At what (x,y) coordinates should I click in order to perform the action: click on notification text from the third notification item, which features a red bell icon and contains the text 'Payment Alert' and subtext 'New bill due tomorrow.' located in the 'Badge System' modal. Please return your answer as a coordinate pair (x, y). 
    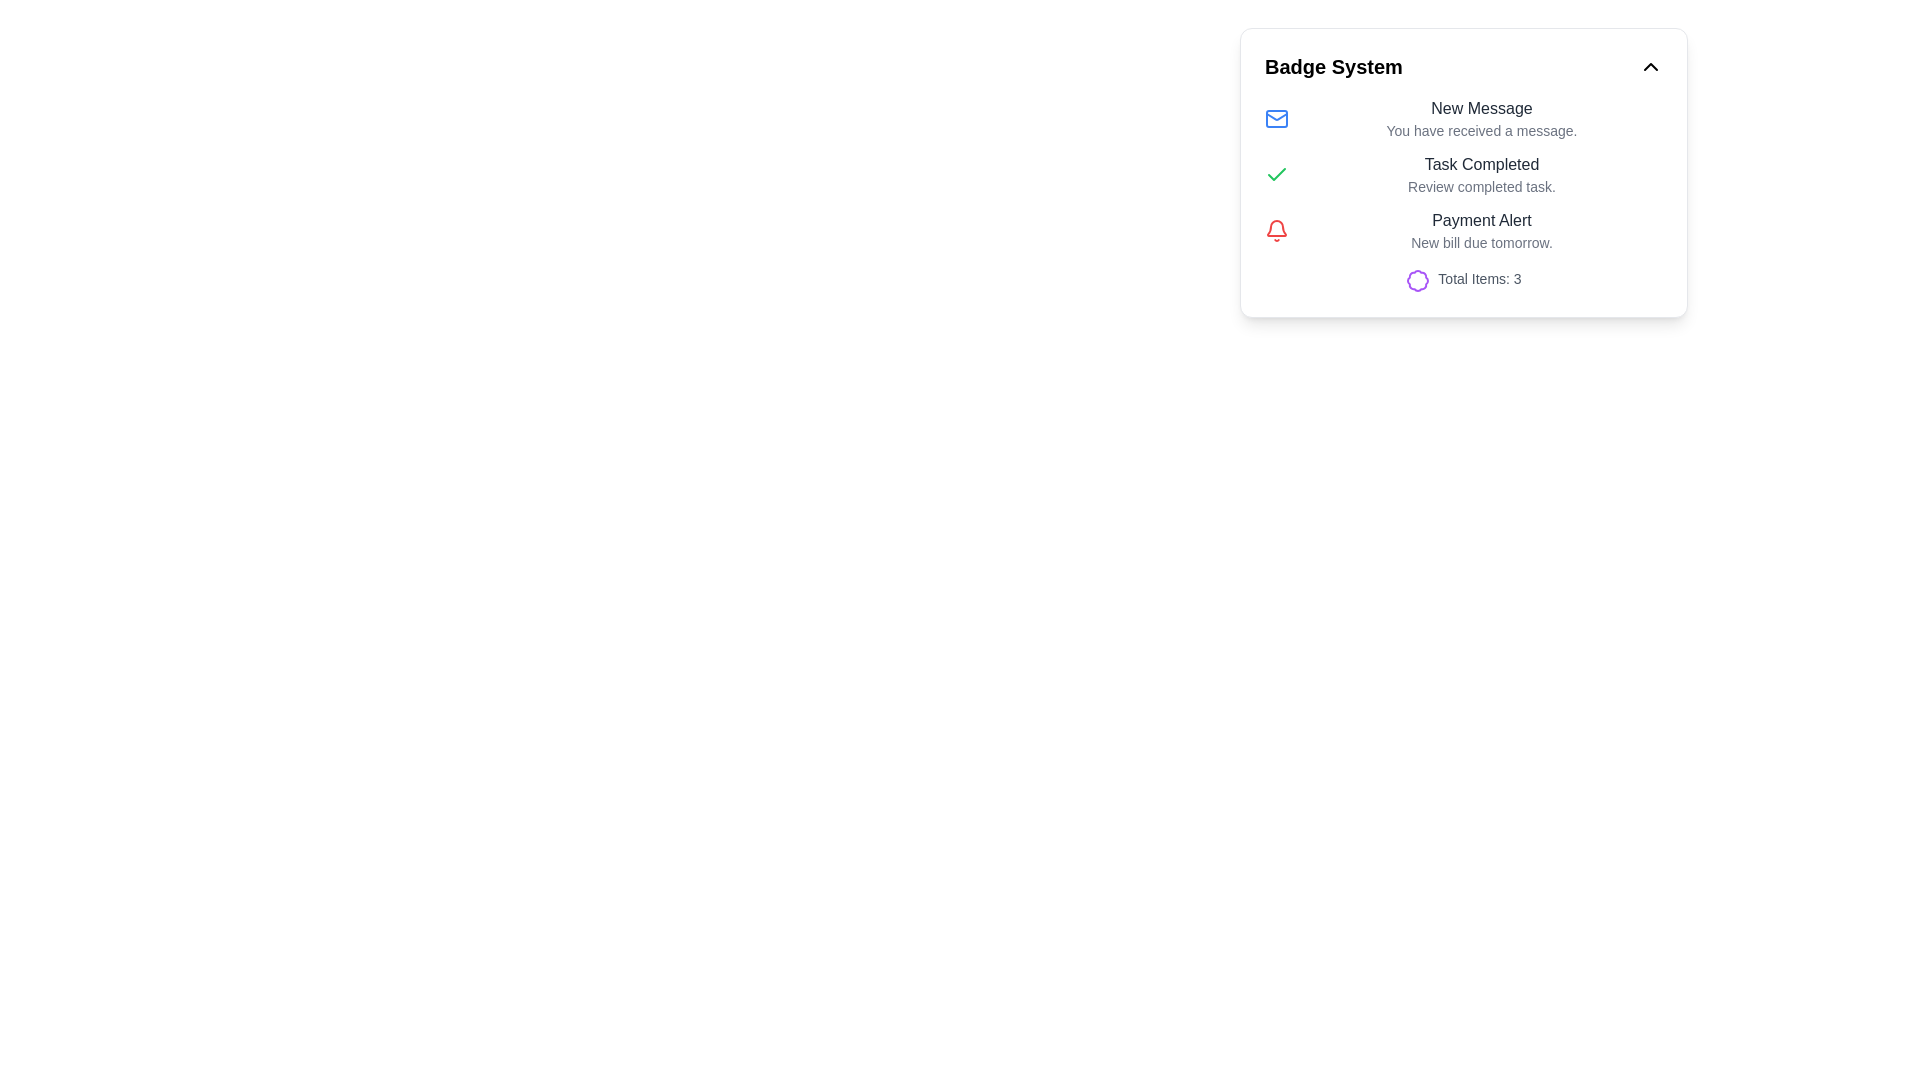
    Looking at the image, I should click on (1464, 230).